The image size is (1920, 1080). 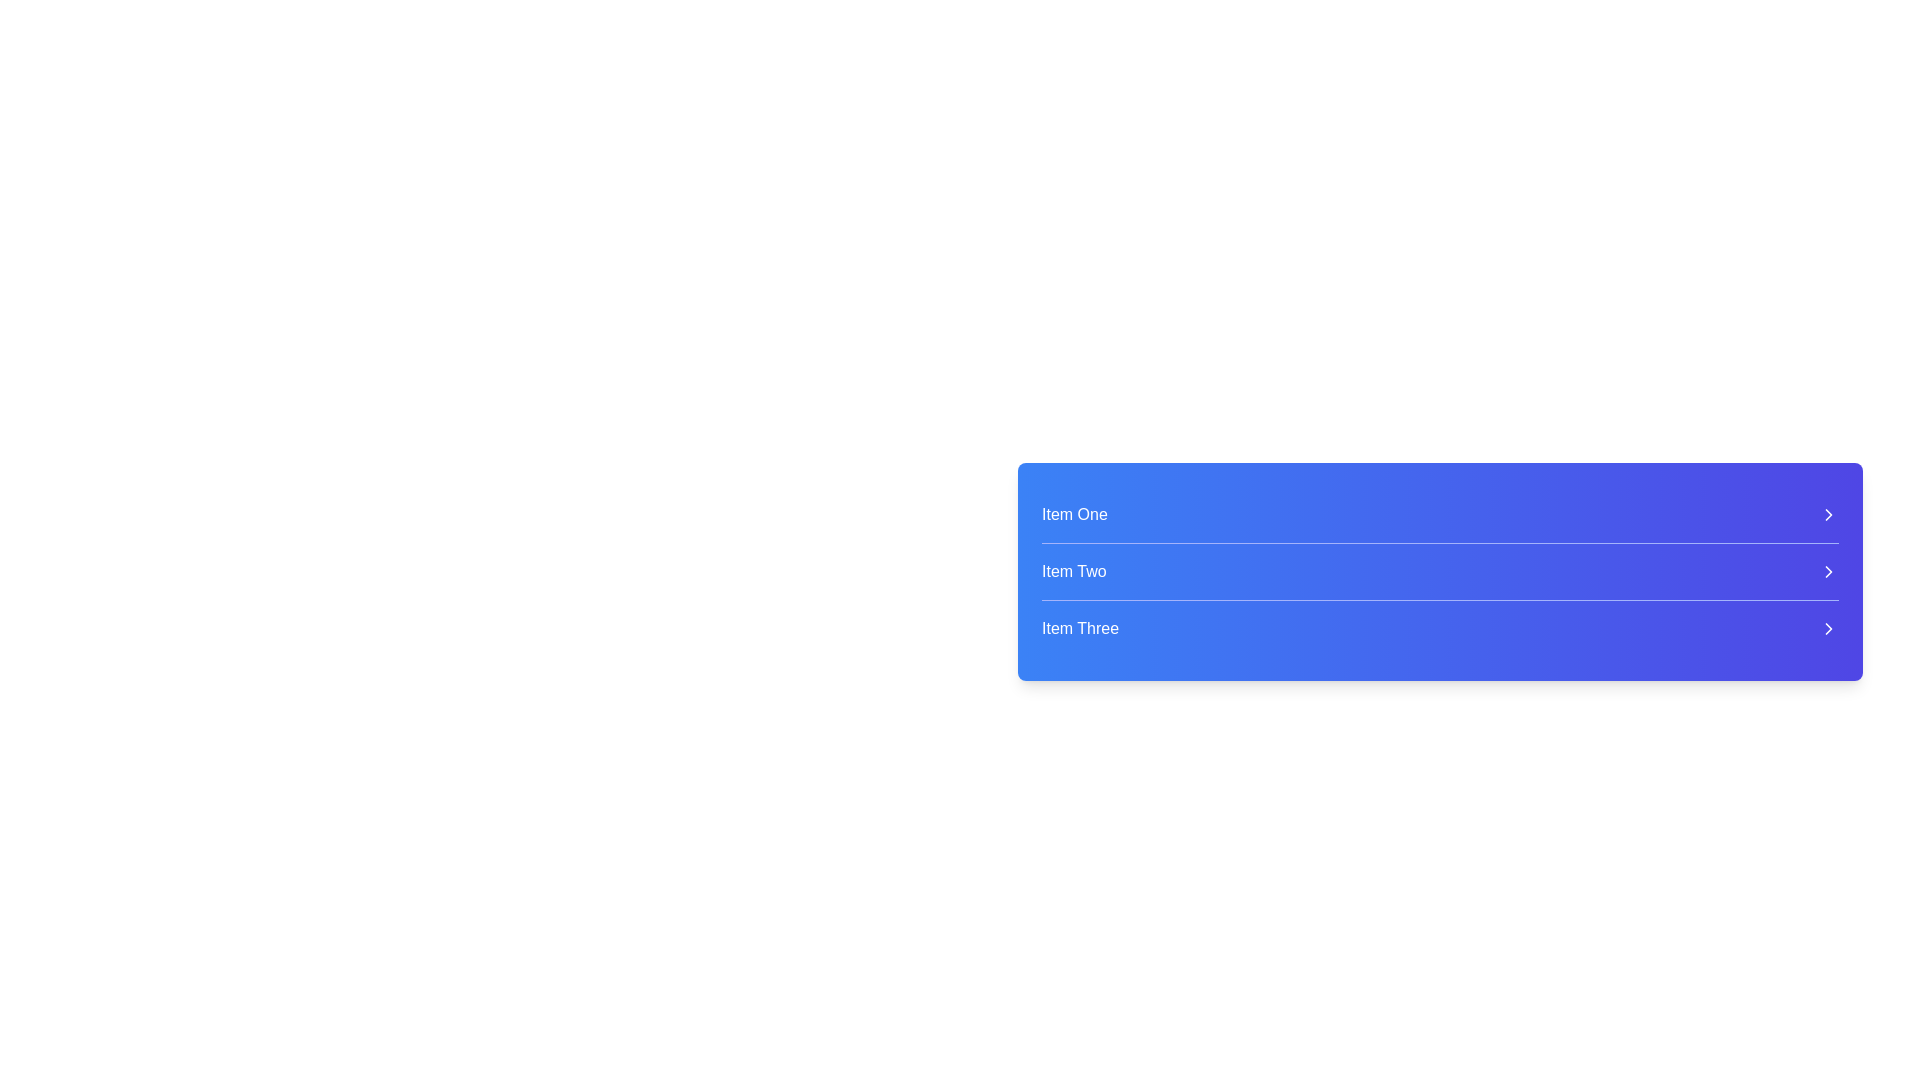 I want to click on the List Item labeled 'Item Two', so click(x=1440, y=571).